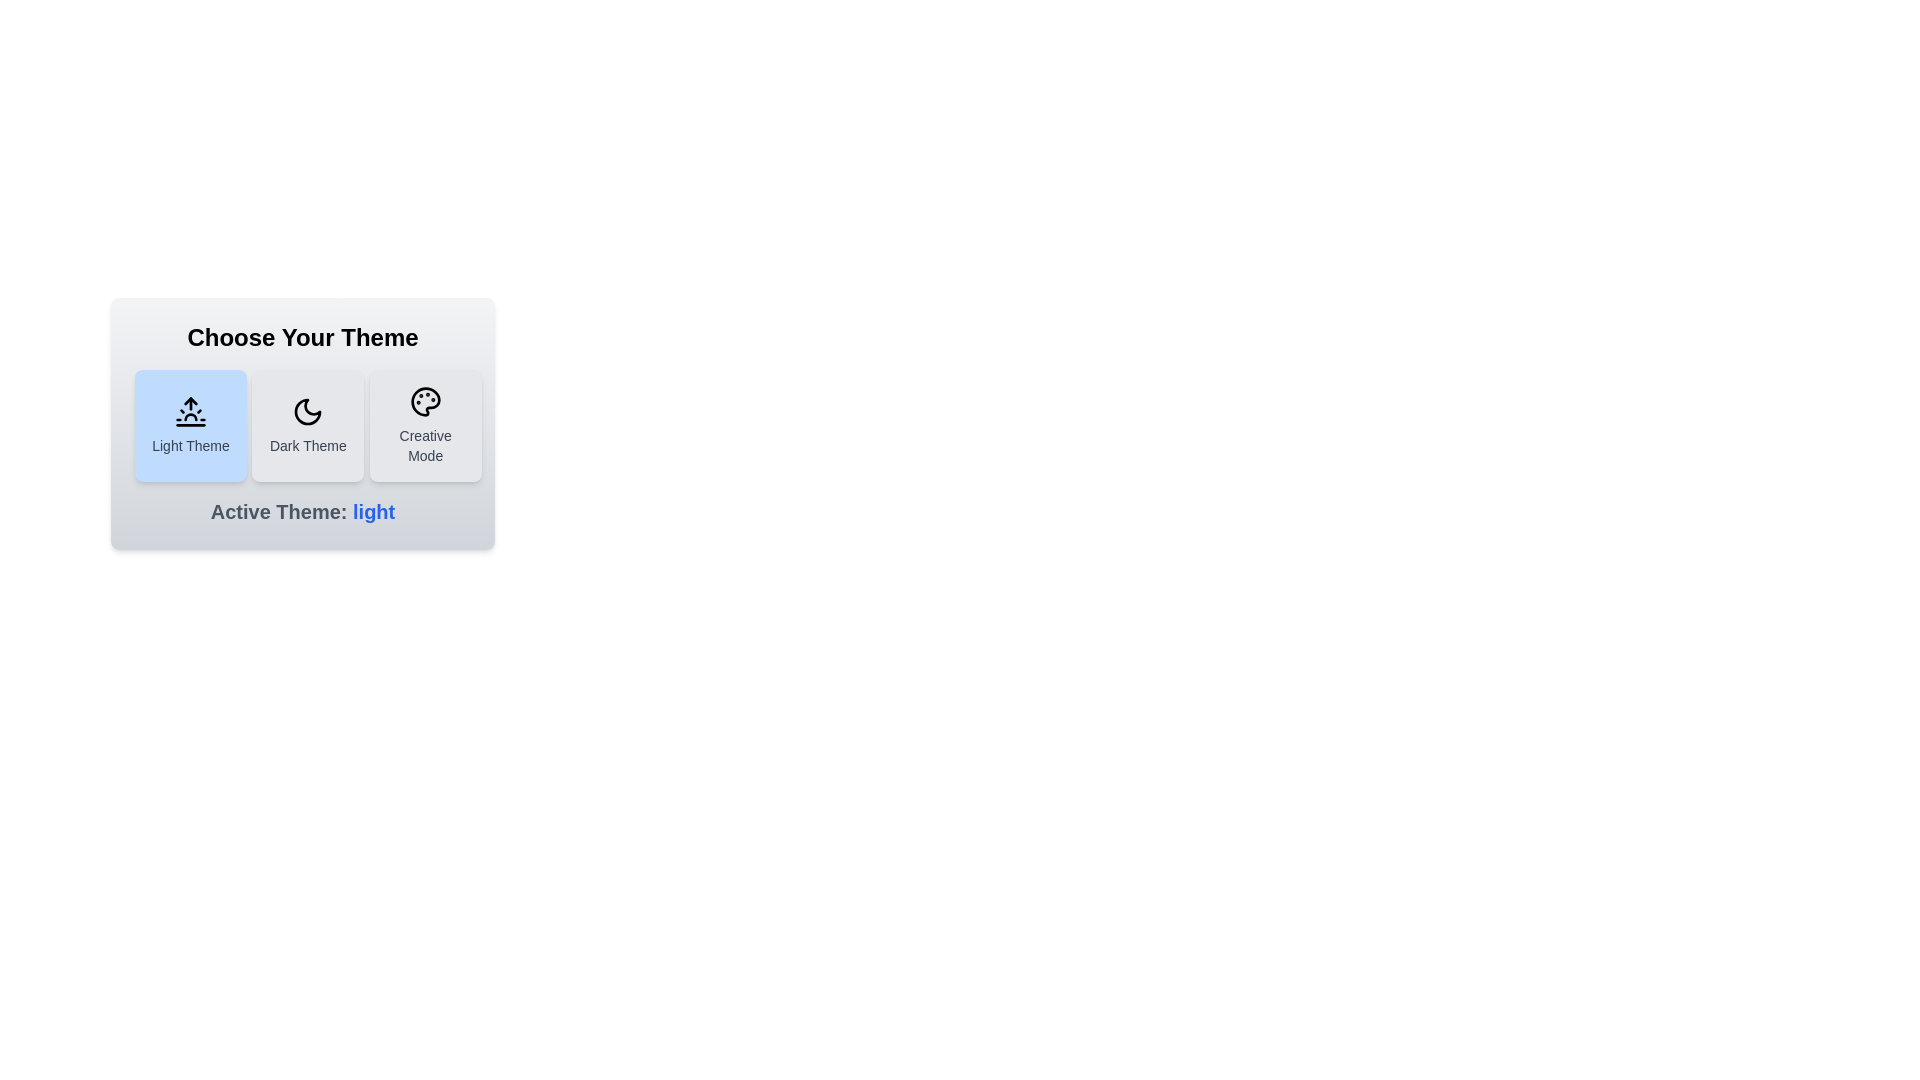  What do you see at coordinates (191, 424) in the screenshot?
I see `the theme by clicking on the button corresponding to Light Theme` at bounding box center [191, 424].